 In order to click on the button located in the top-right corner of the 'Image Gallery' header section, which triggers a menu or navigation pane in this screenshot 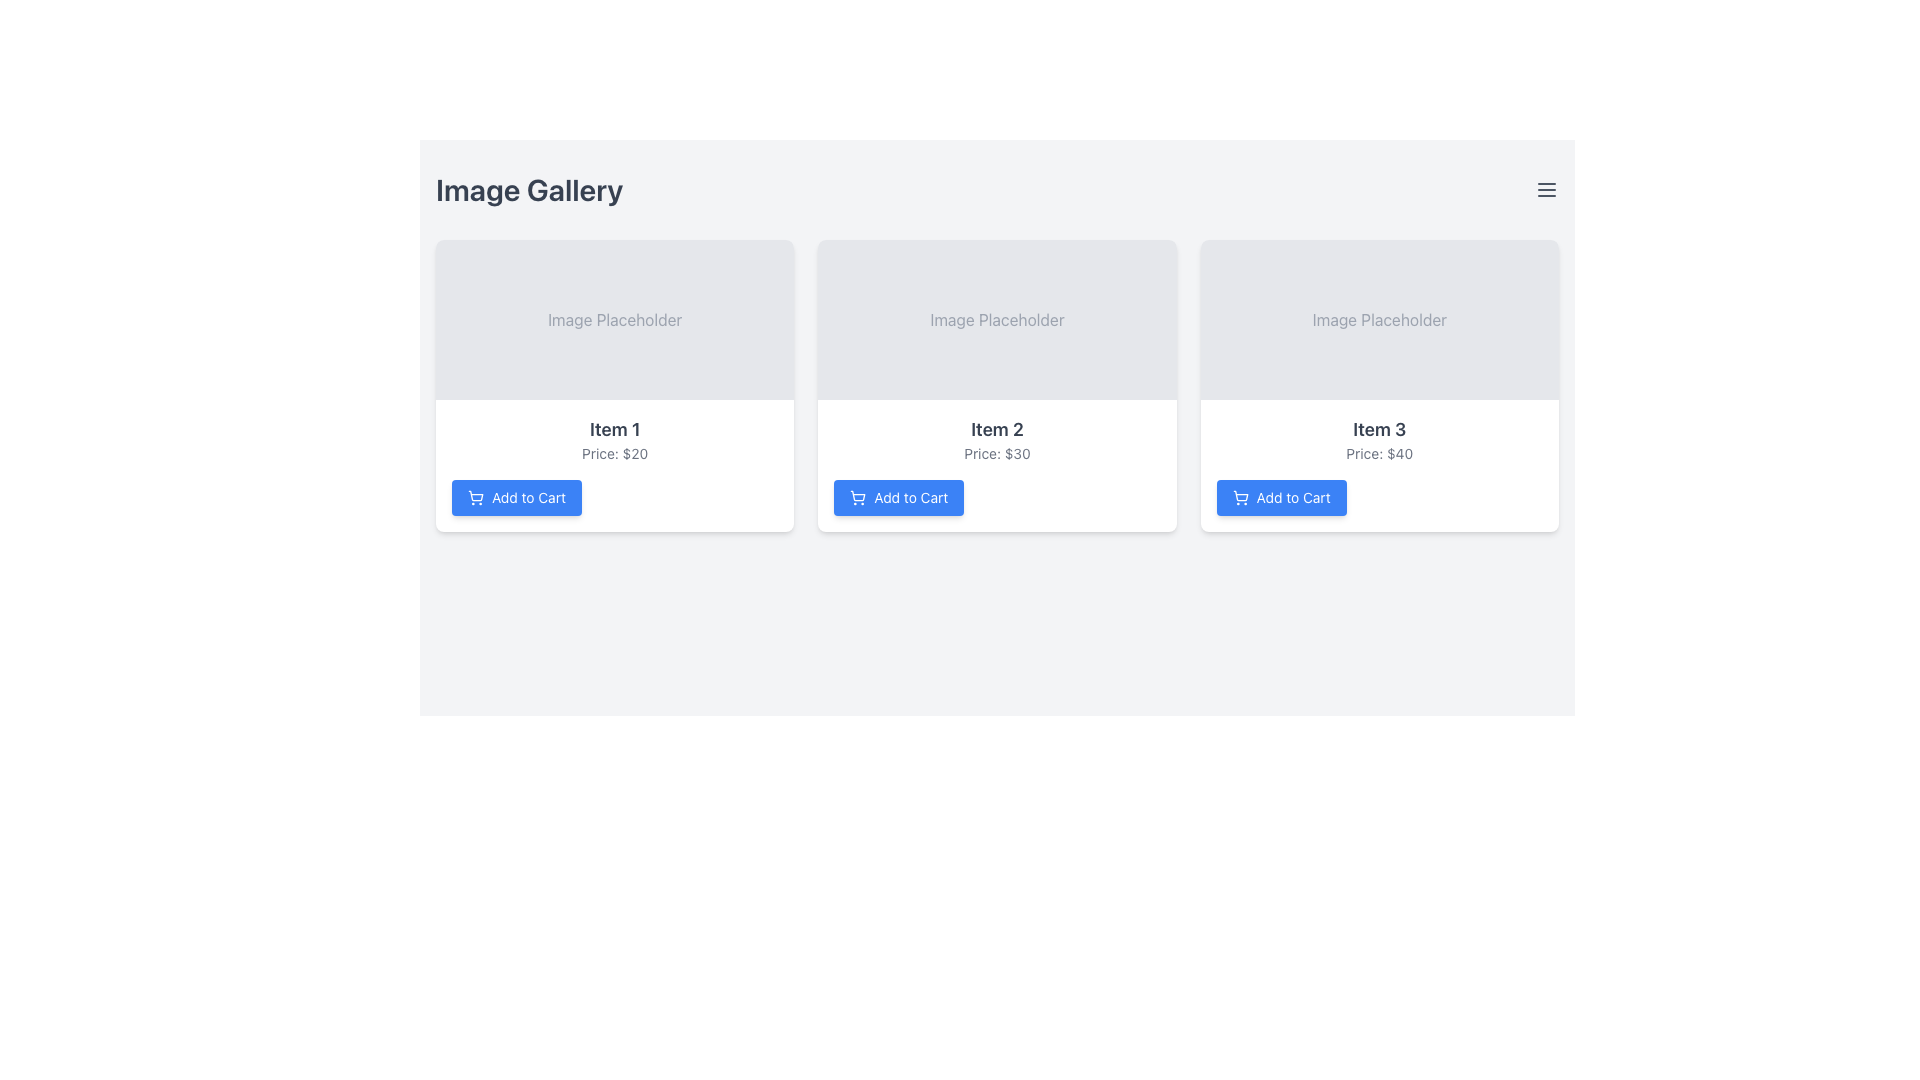, I will do `click(1545, 189)`.